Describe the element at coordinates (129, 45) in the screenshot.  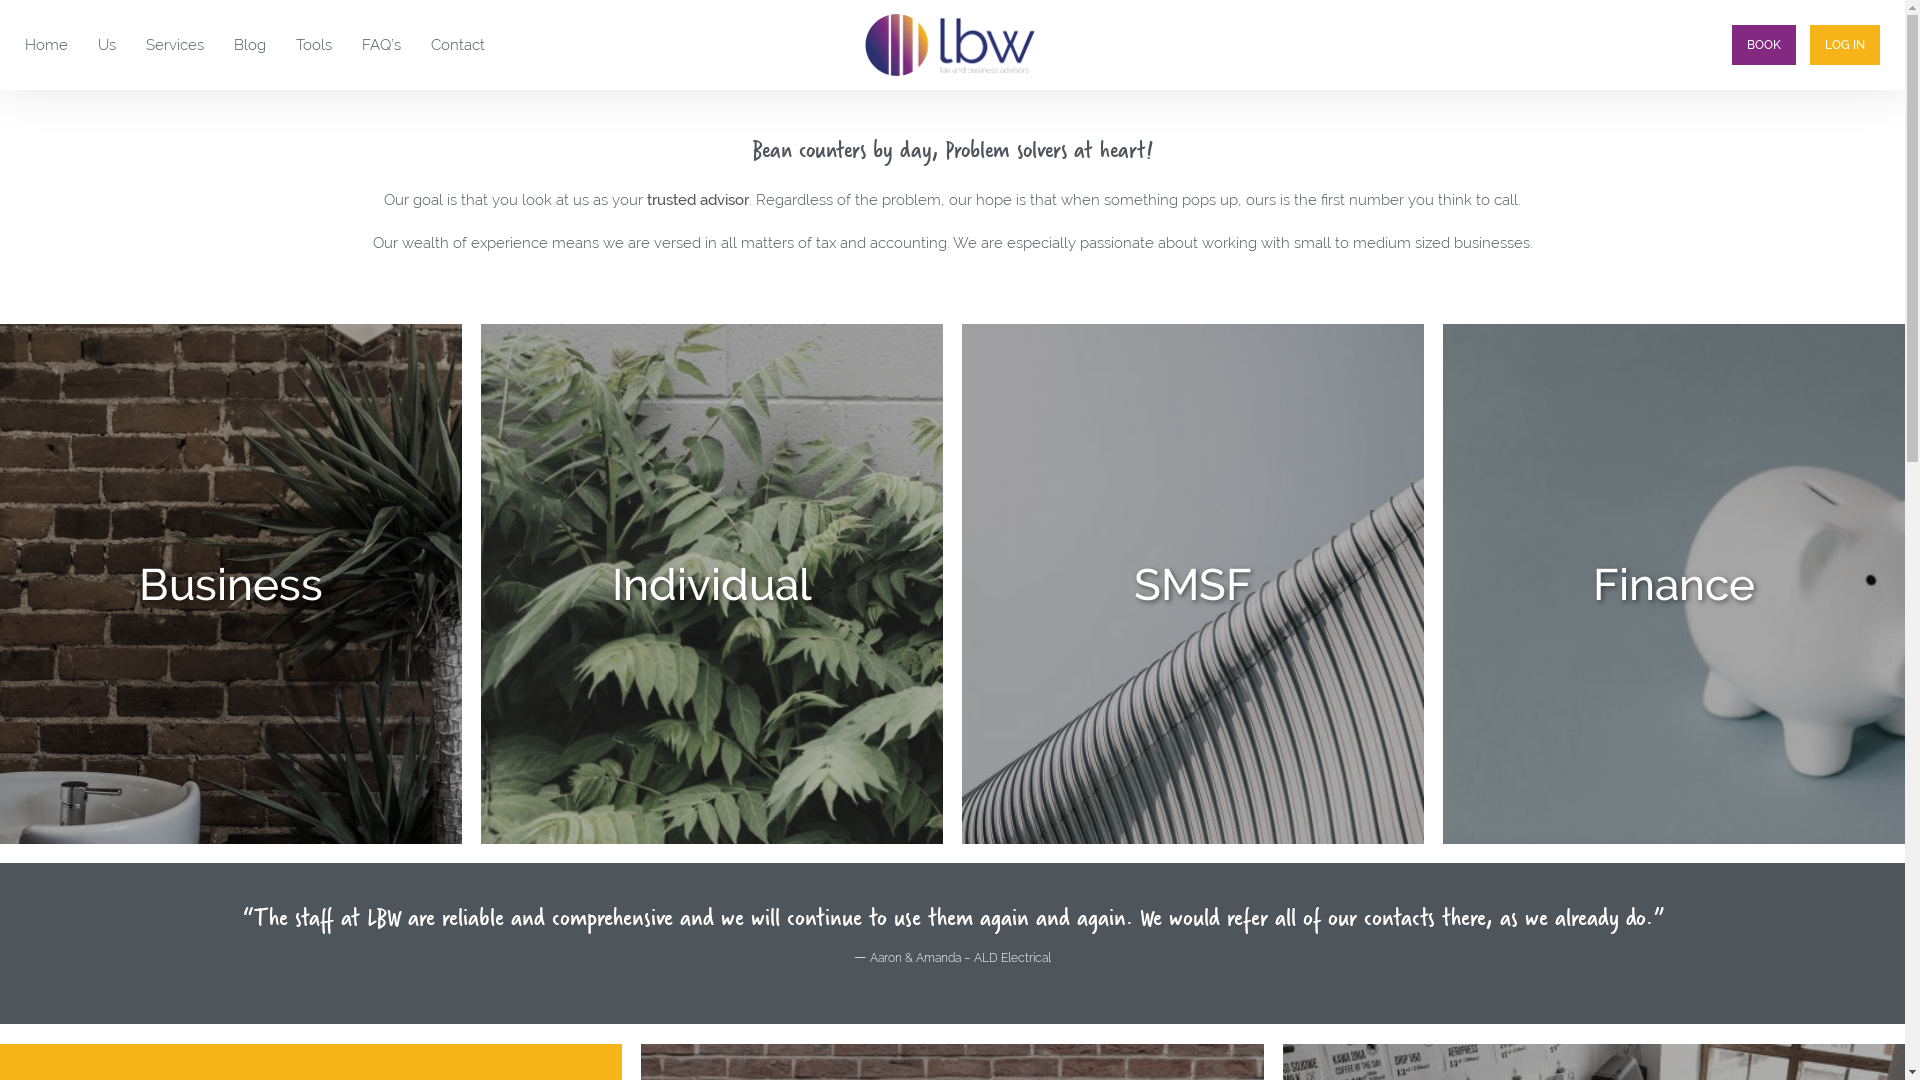
I see `'Services'` at that location.